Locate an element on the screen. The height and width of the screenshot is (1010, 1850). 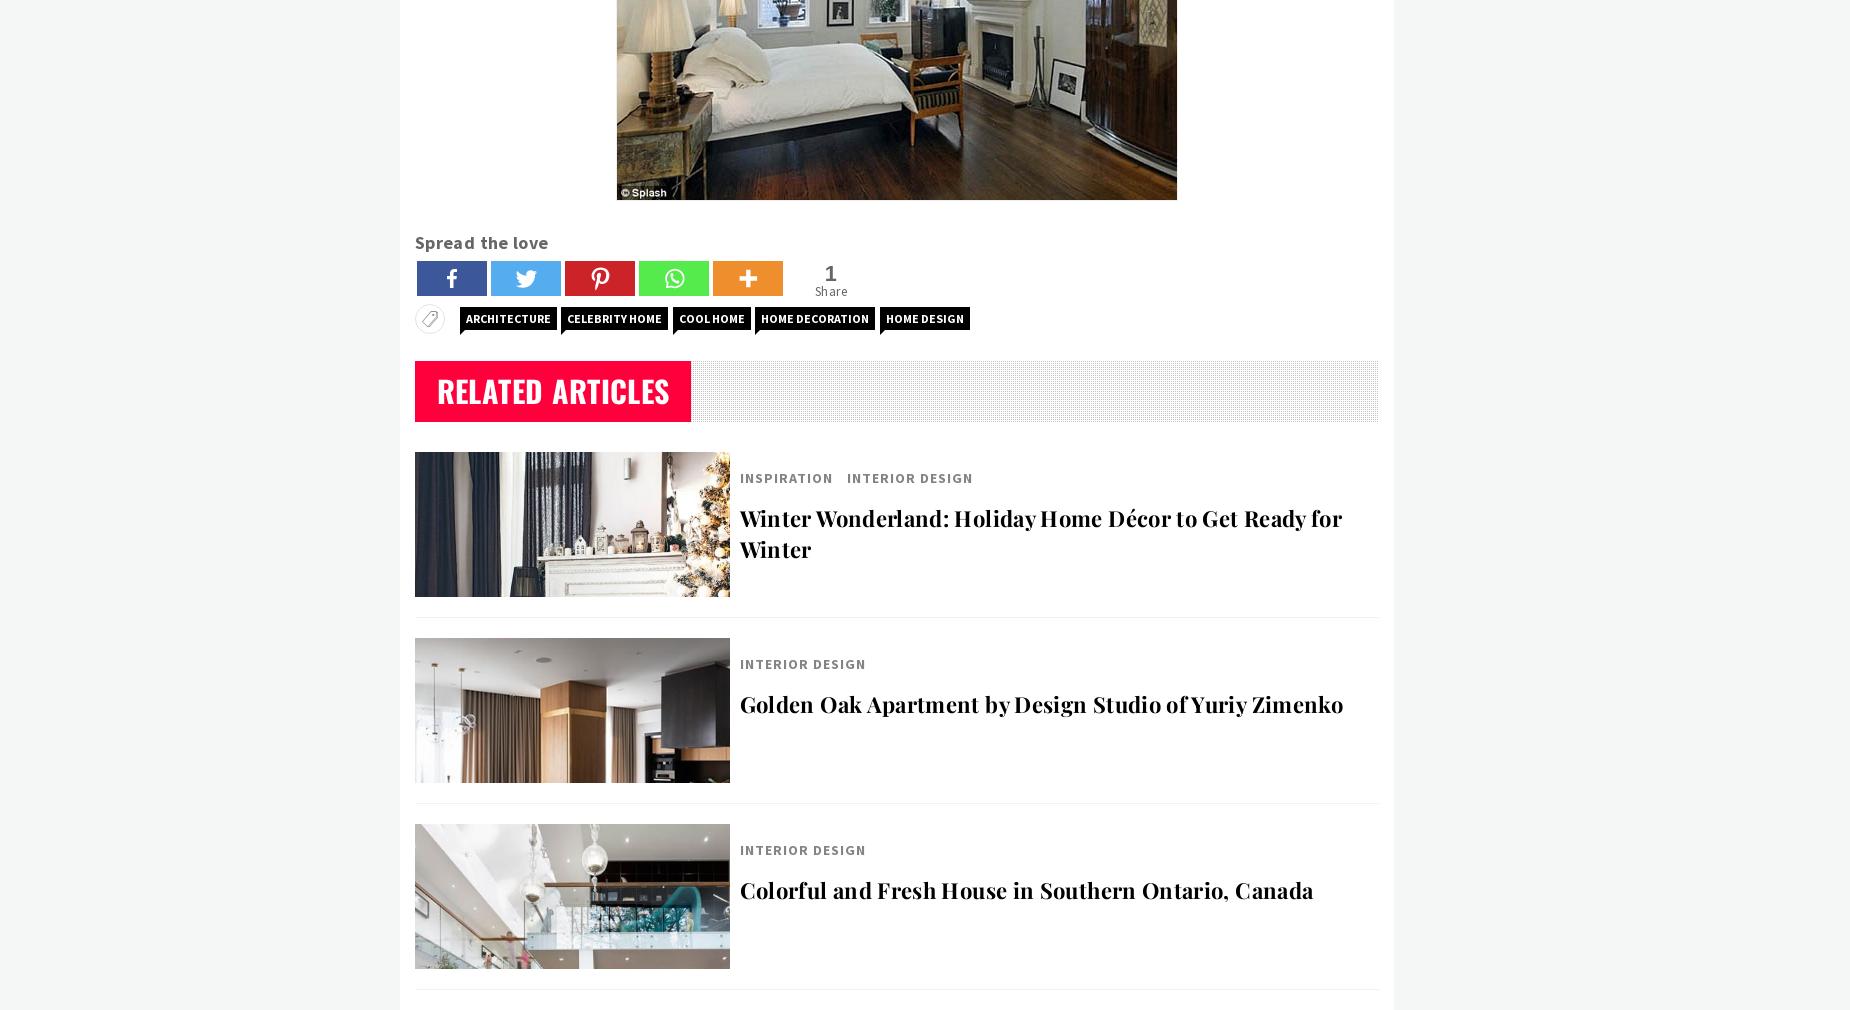
'Colorful and Fresh House in Southern Ontario, Canada' is located at coordinates (1025, 889).